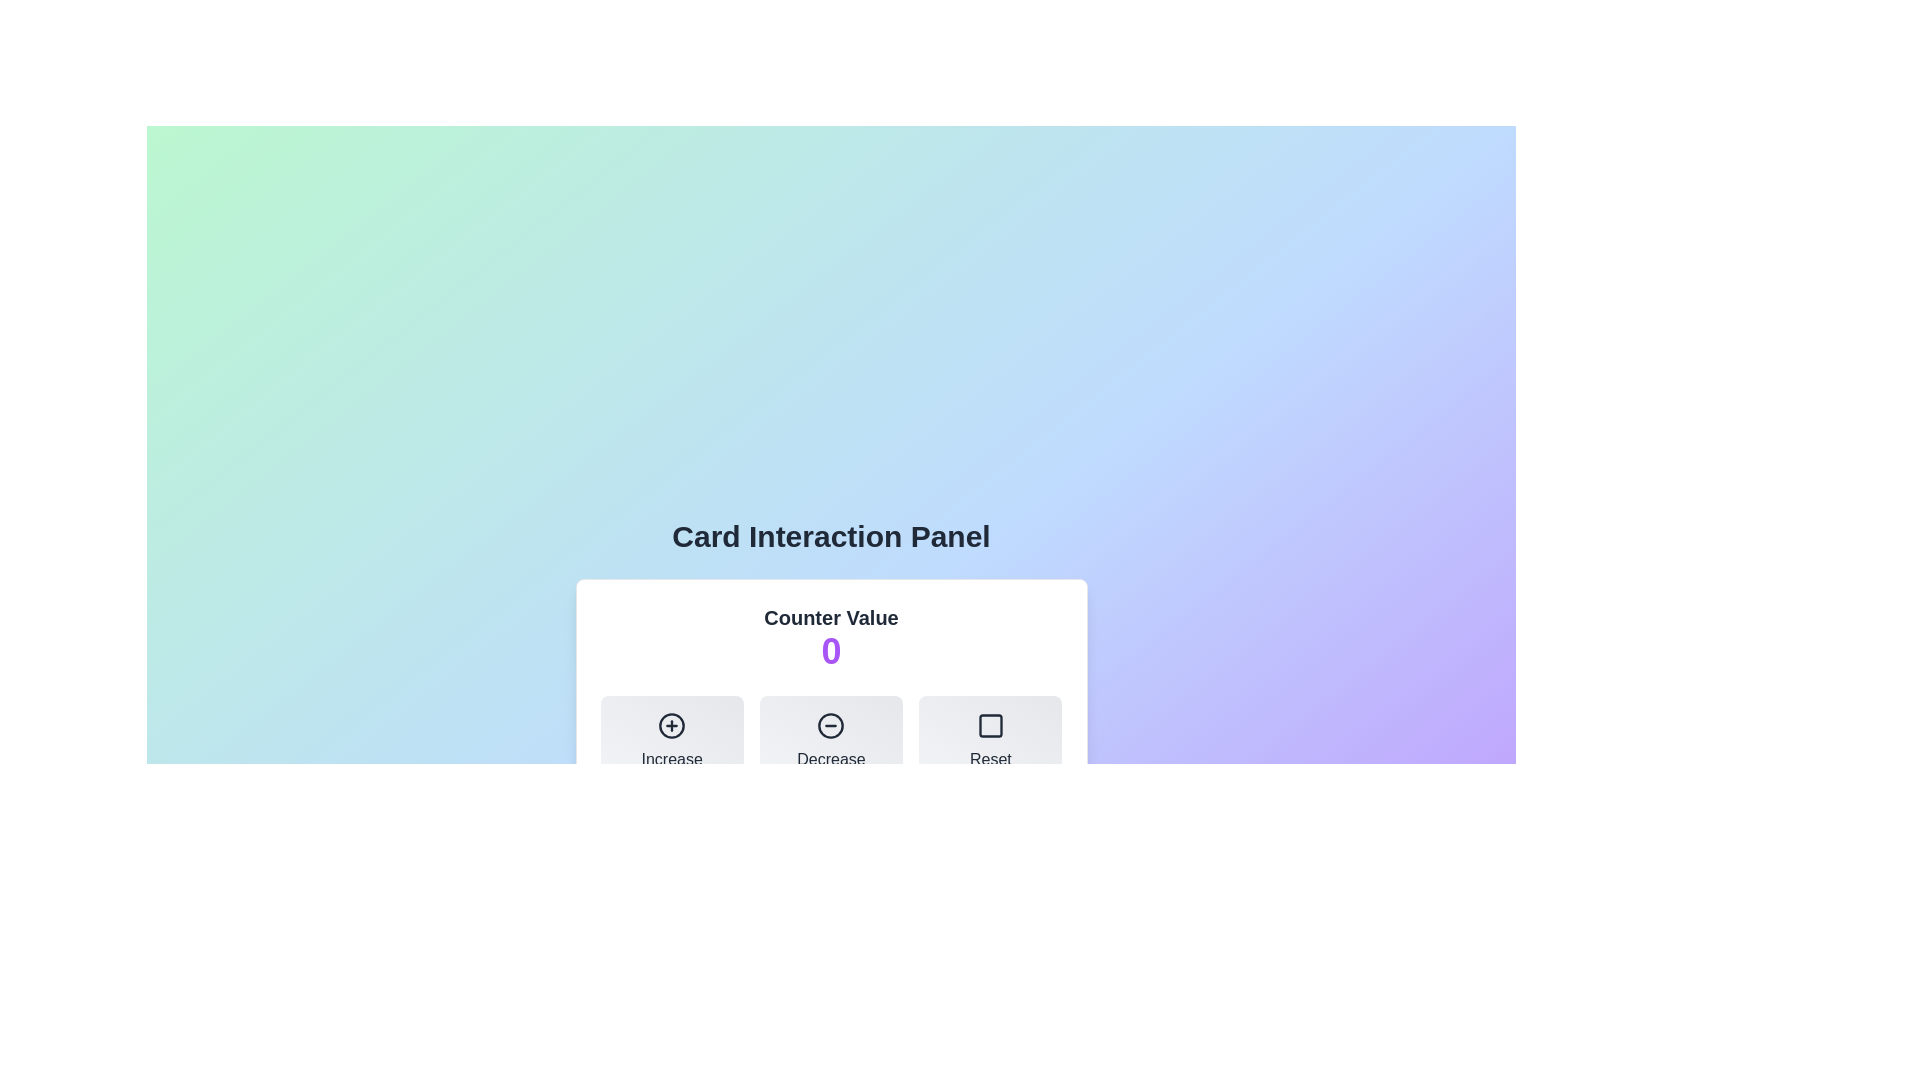 This screenshot has height=1080, width=1920. Describe the element at coordinates (831, 741) in the screenshot. I see `the middle button in the horizontal layout of three buttons to decrement the counter value displayed in the interface` at that location.